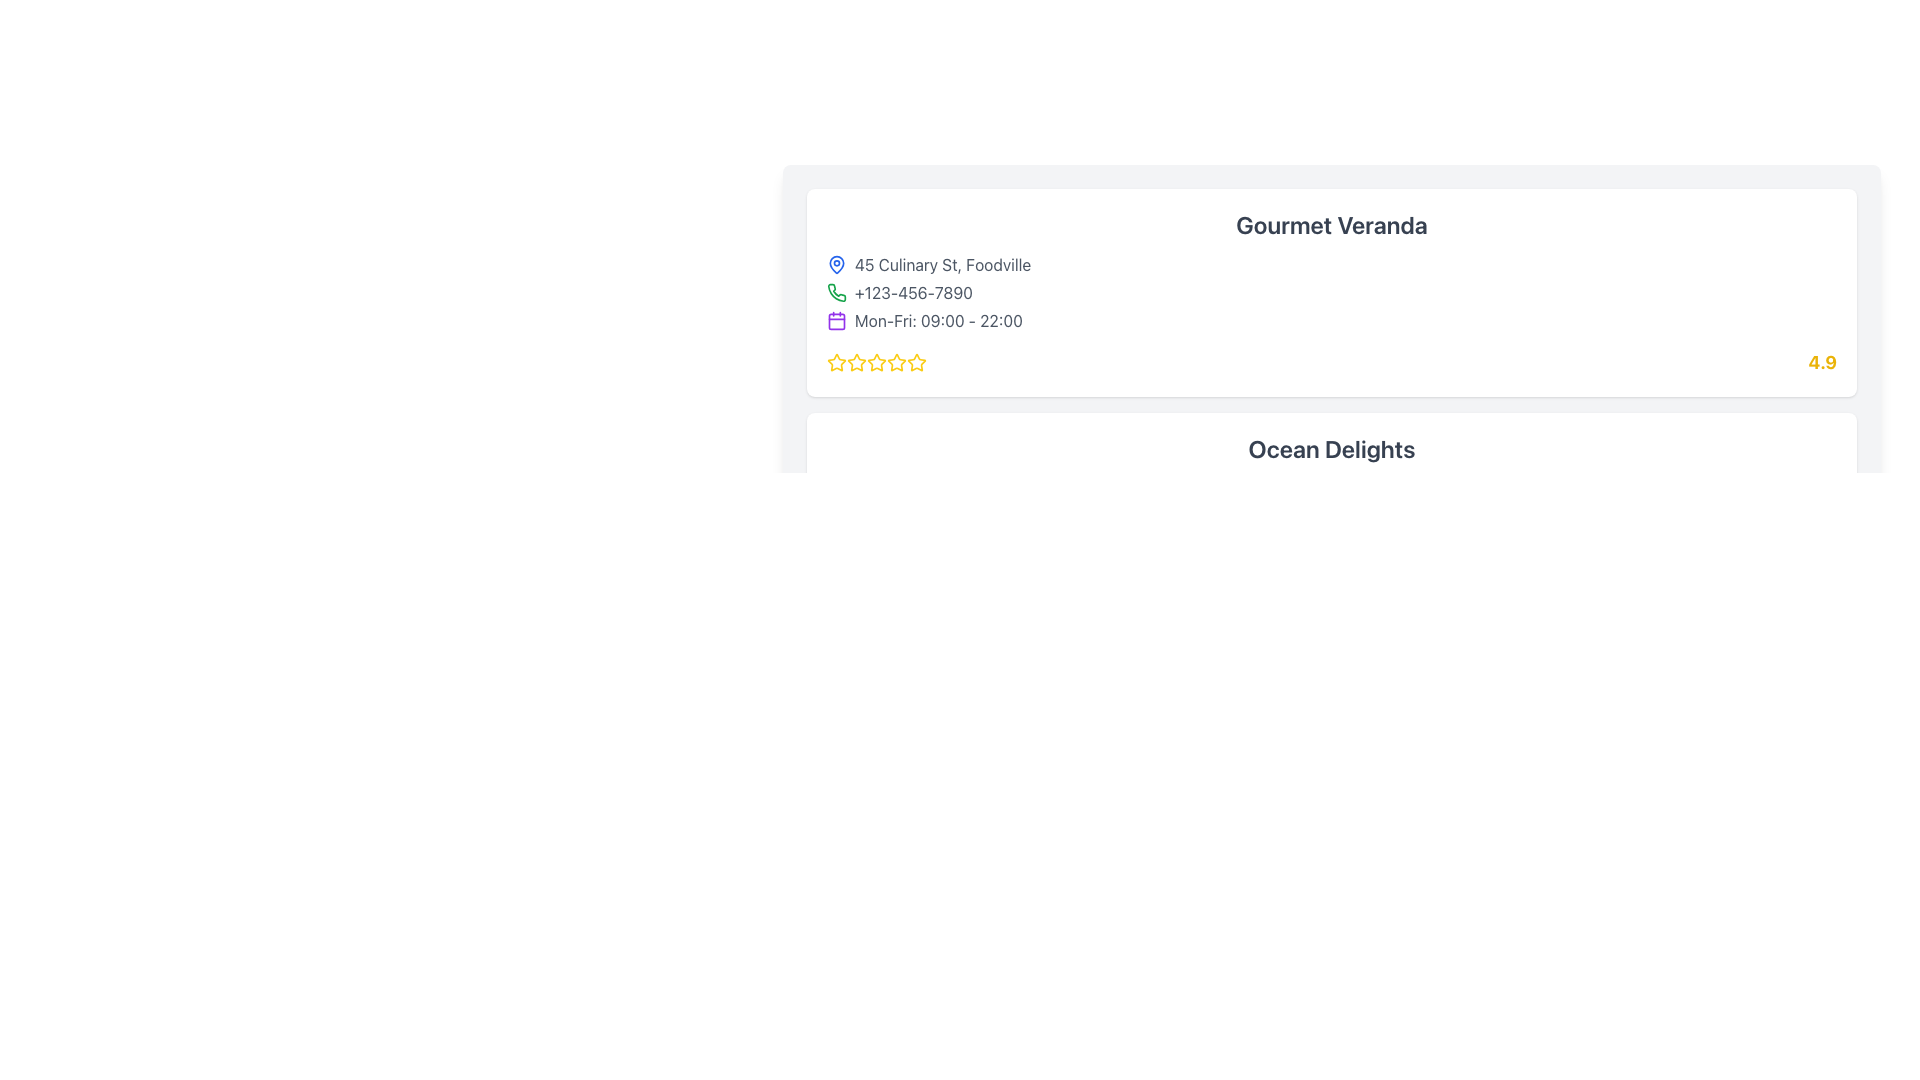 The width and height of the screenshot is (1920, 1080). What do you see at coordinates (857, 362) in the screenshot?
I see `the second star icon in a horizontal sequence, which has a five-pointed shape with a golden yellow outline and a hollow center` at bounding box center [857, 362].